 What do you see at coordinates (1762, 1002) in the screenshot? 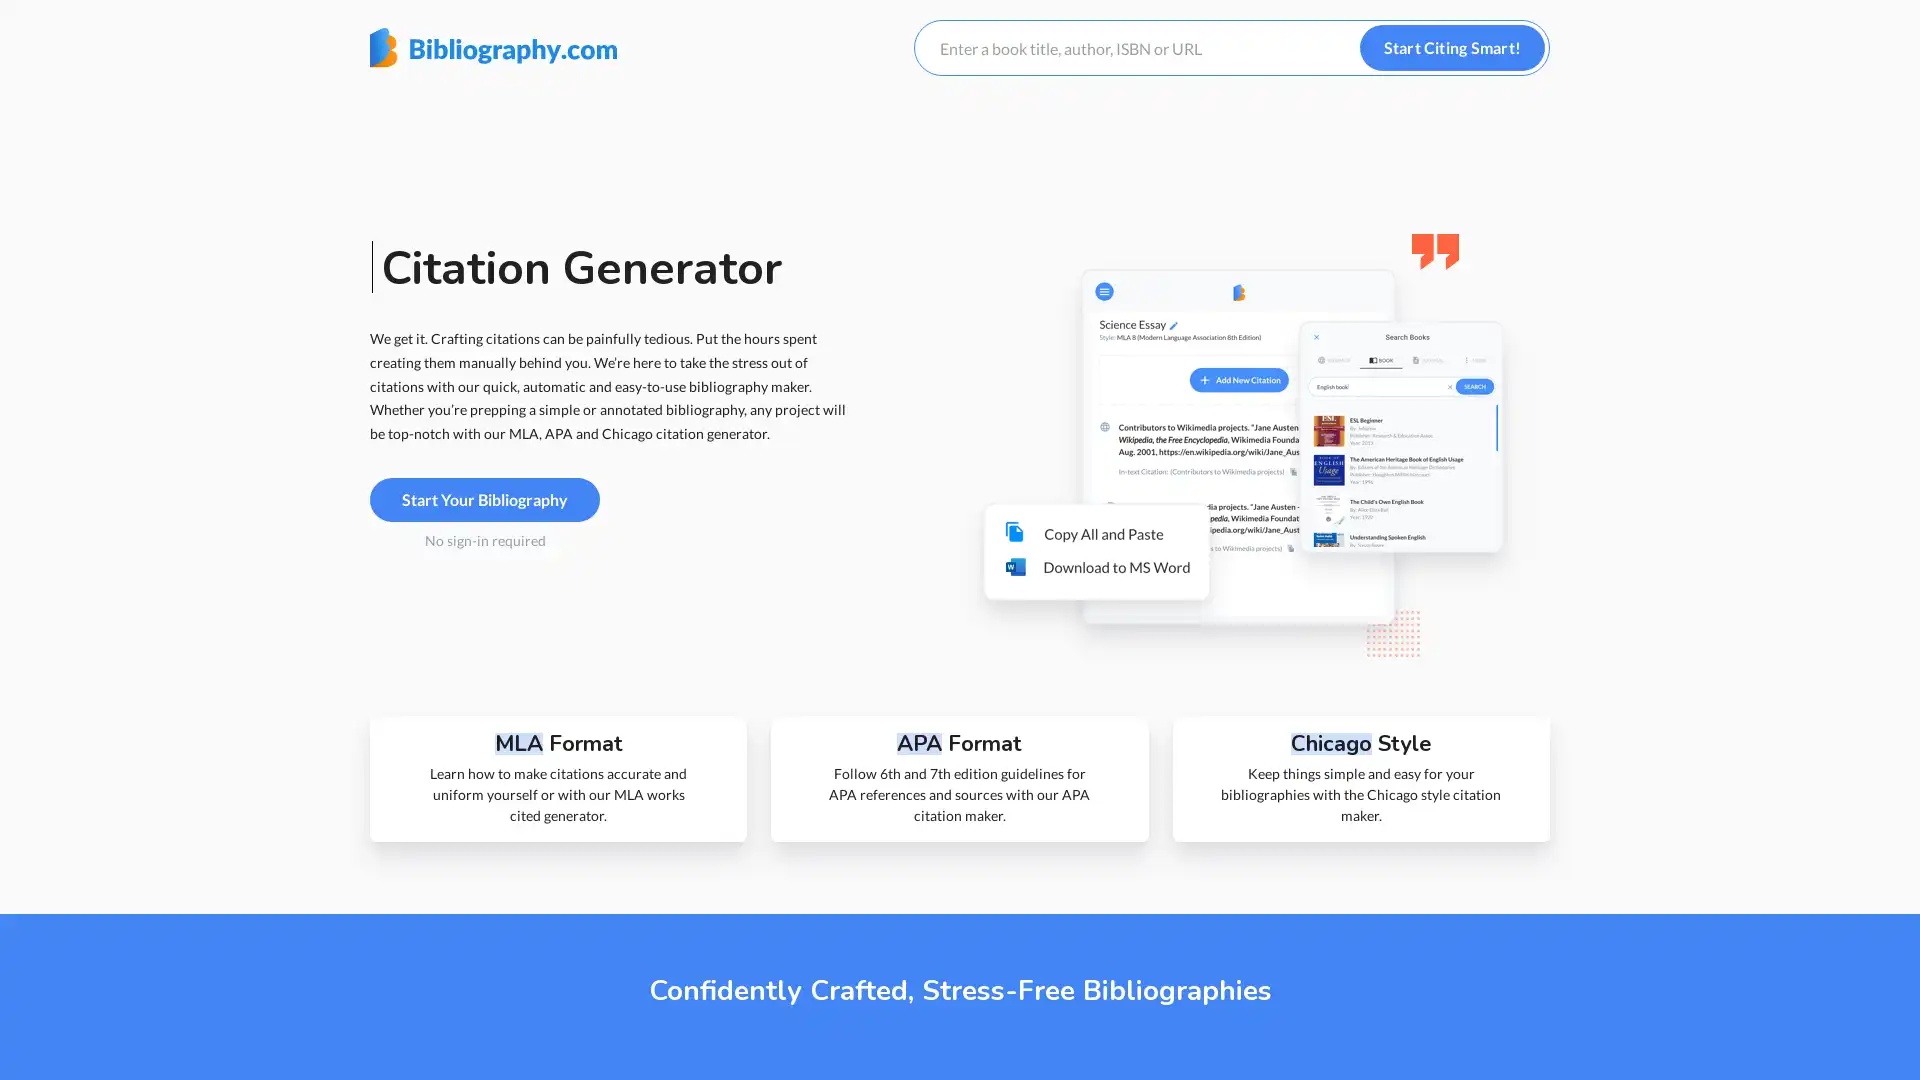
I see `I understand` at bounding box center [1762, 1002].